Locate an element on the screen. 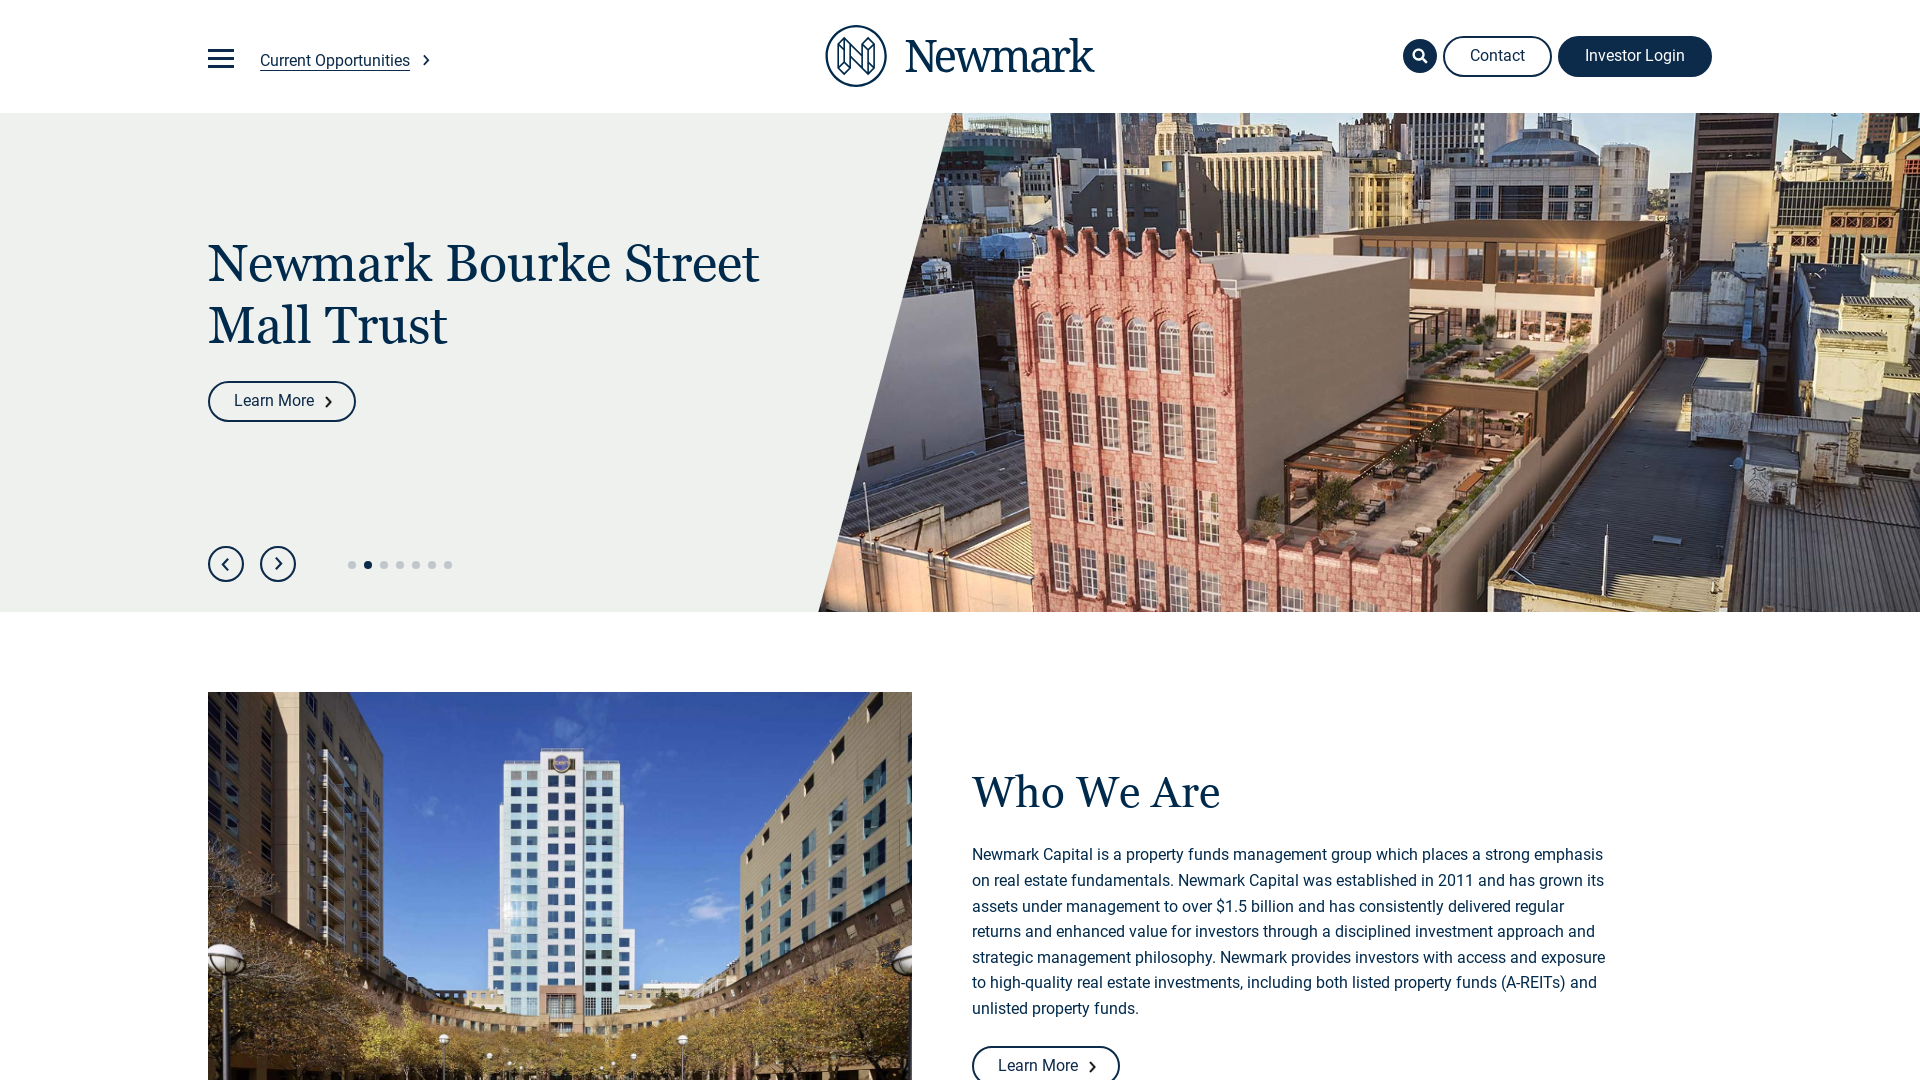 The image size is (1920, 1080). 'Learn More' is located at coordinates (281, 401).